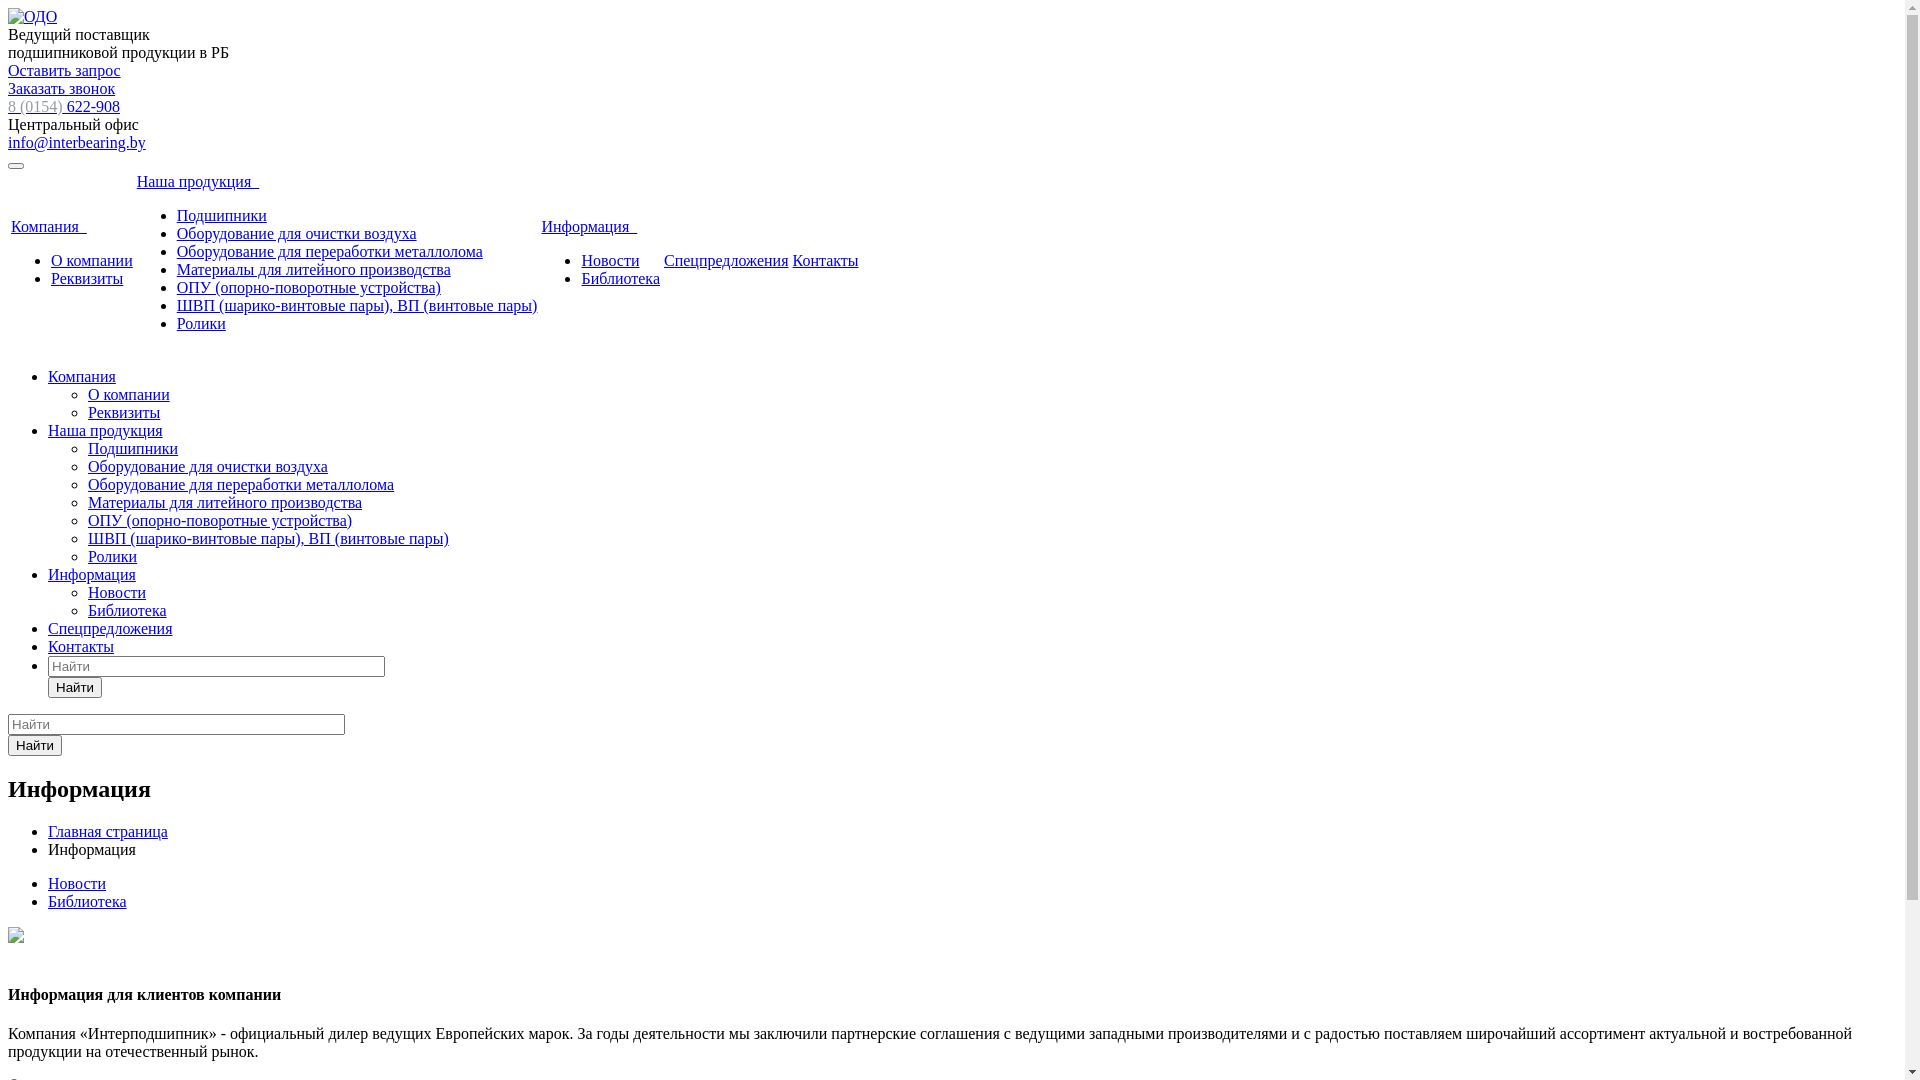 This screenshot has height=1080, width=1920. What do you see at coordinates (76, 141) in the screenshot?
I see `'info@interbearing.by'` at bounding box center [76, 141].